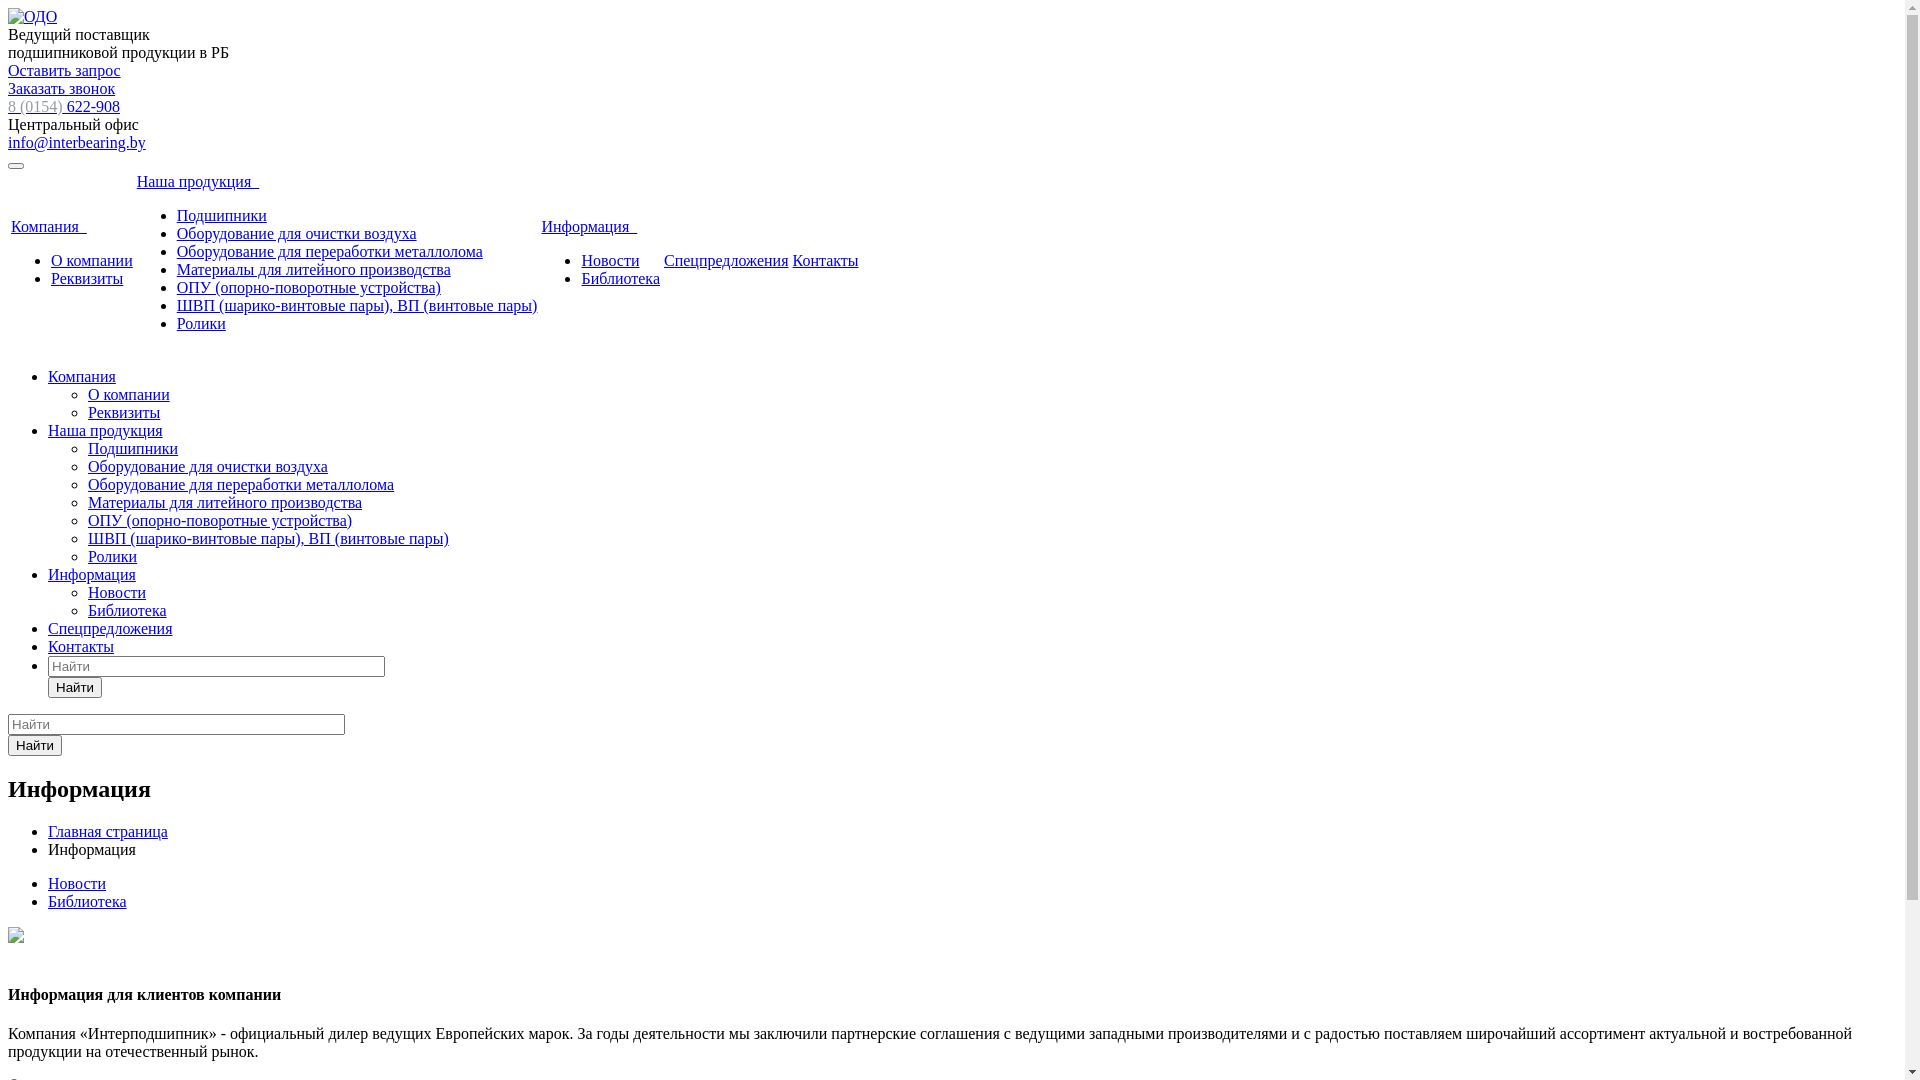 This screenshot has height=1080, width=1920. What do you see at coordinates (76, 141) in the screenshot?
I see `'info@interbearing.by'` at bounding box center [76, 141].